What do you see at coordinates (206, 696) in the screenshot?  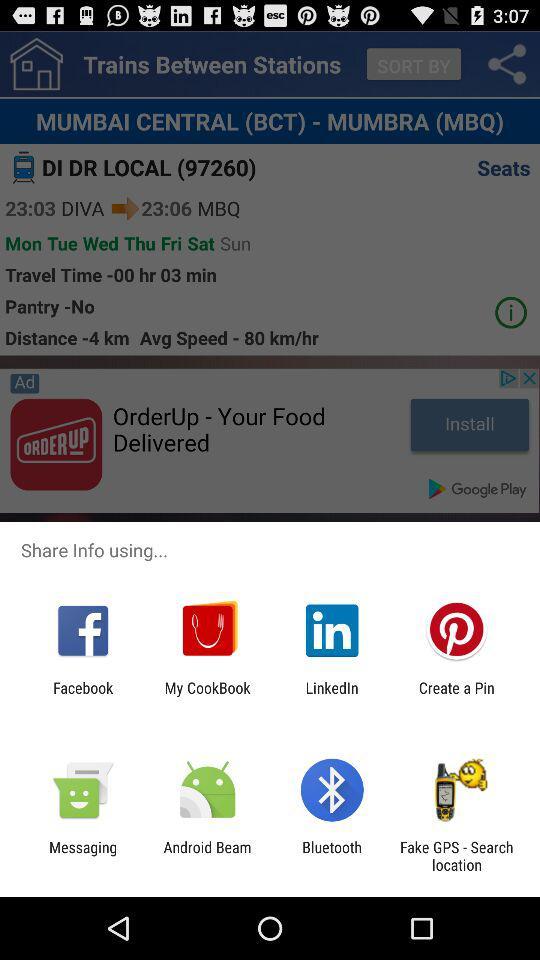 I see `app to the right of the facebook icon` at bounding box center [206, 696].